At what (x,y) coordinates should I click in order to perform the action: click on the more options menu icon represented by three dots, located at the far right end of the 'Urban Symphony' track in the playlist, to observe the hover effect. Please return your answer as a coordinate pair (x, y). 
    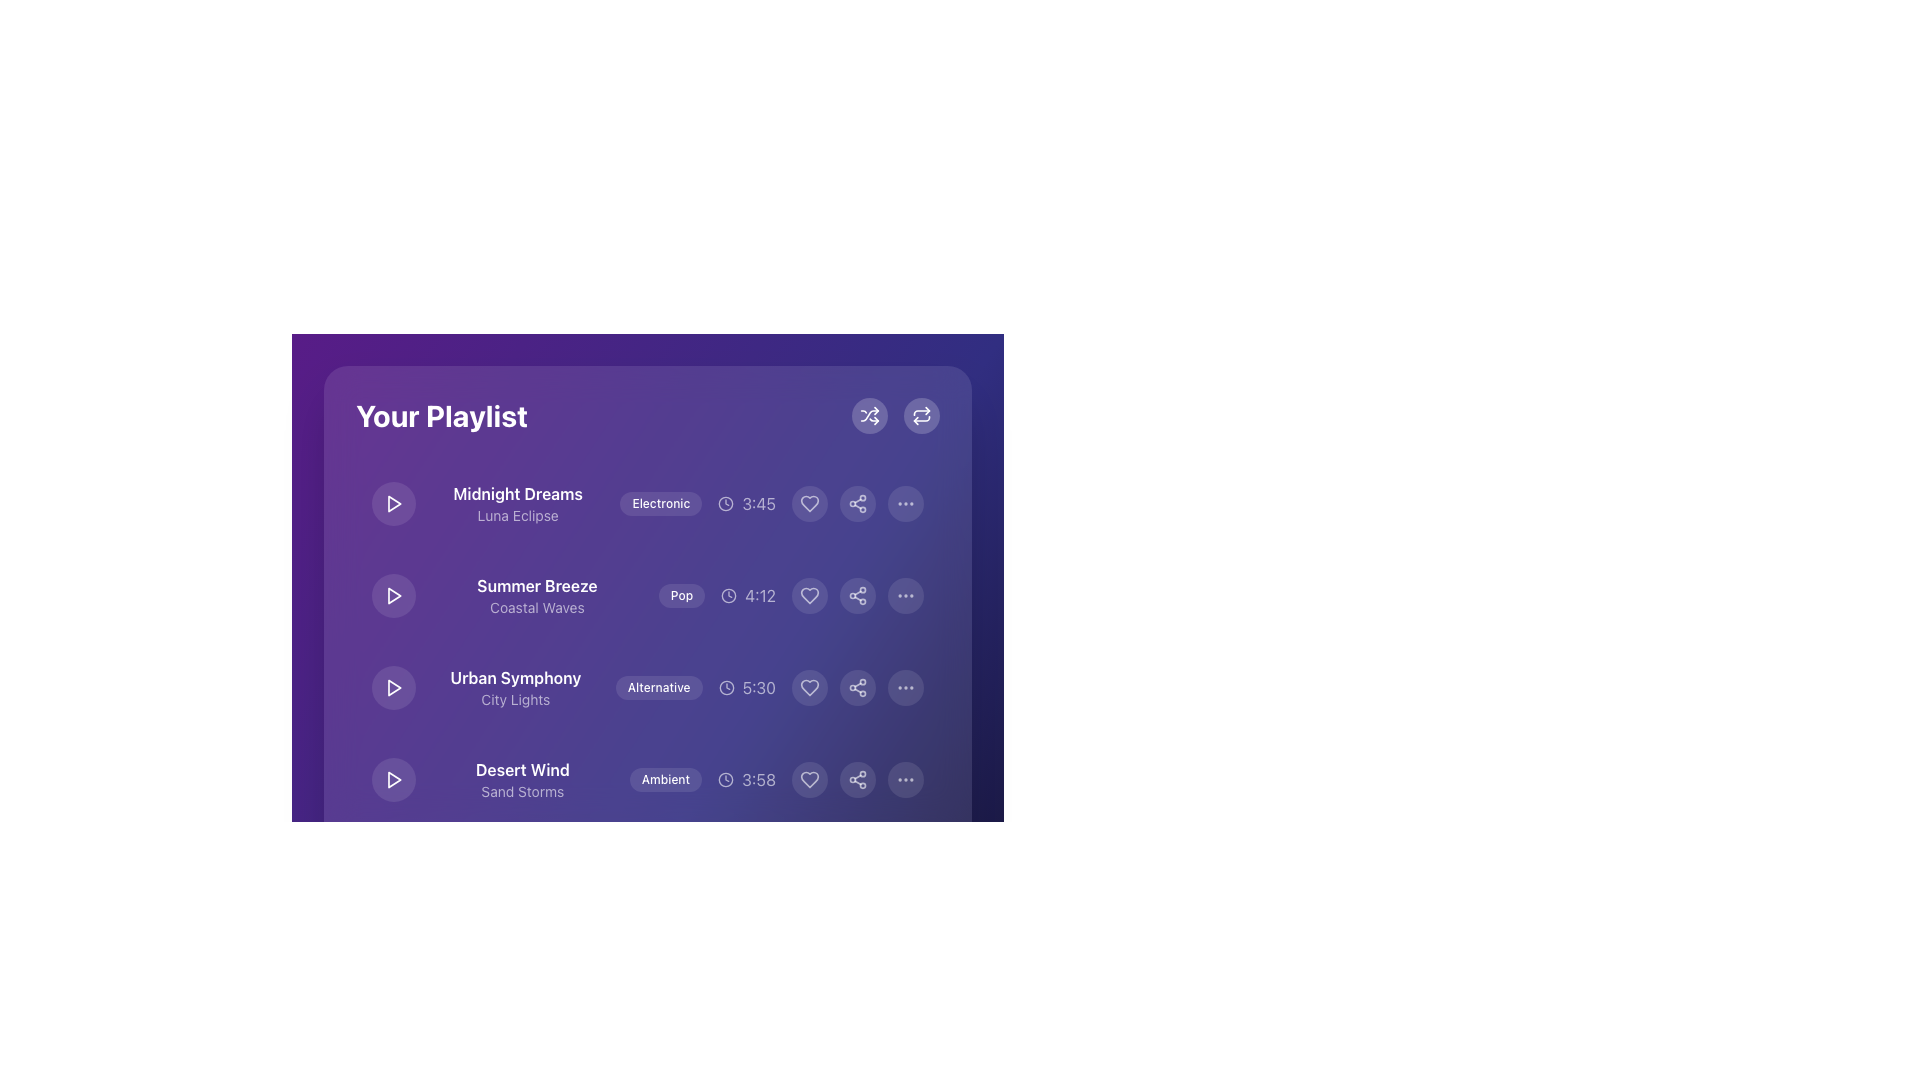
    Looking at the image, I should click on (905, 686).